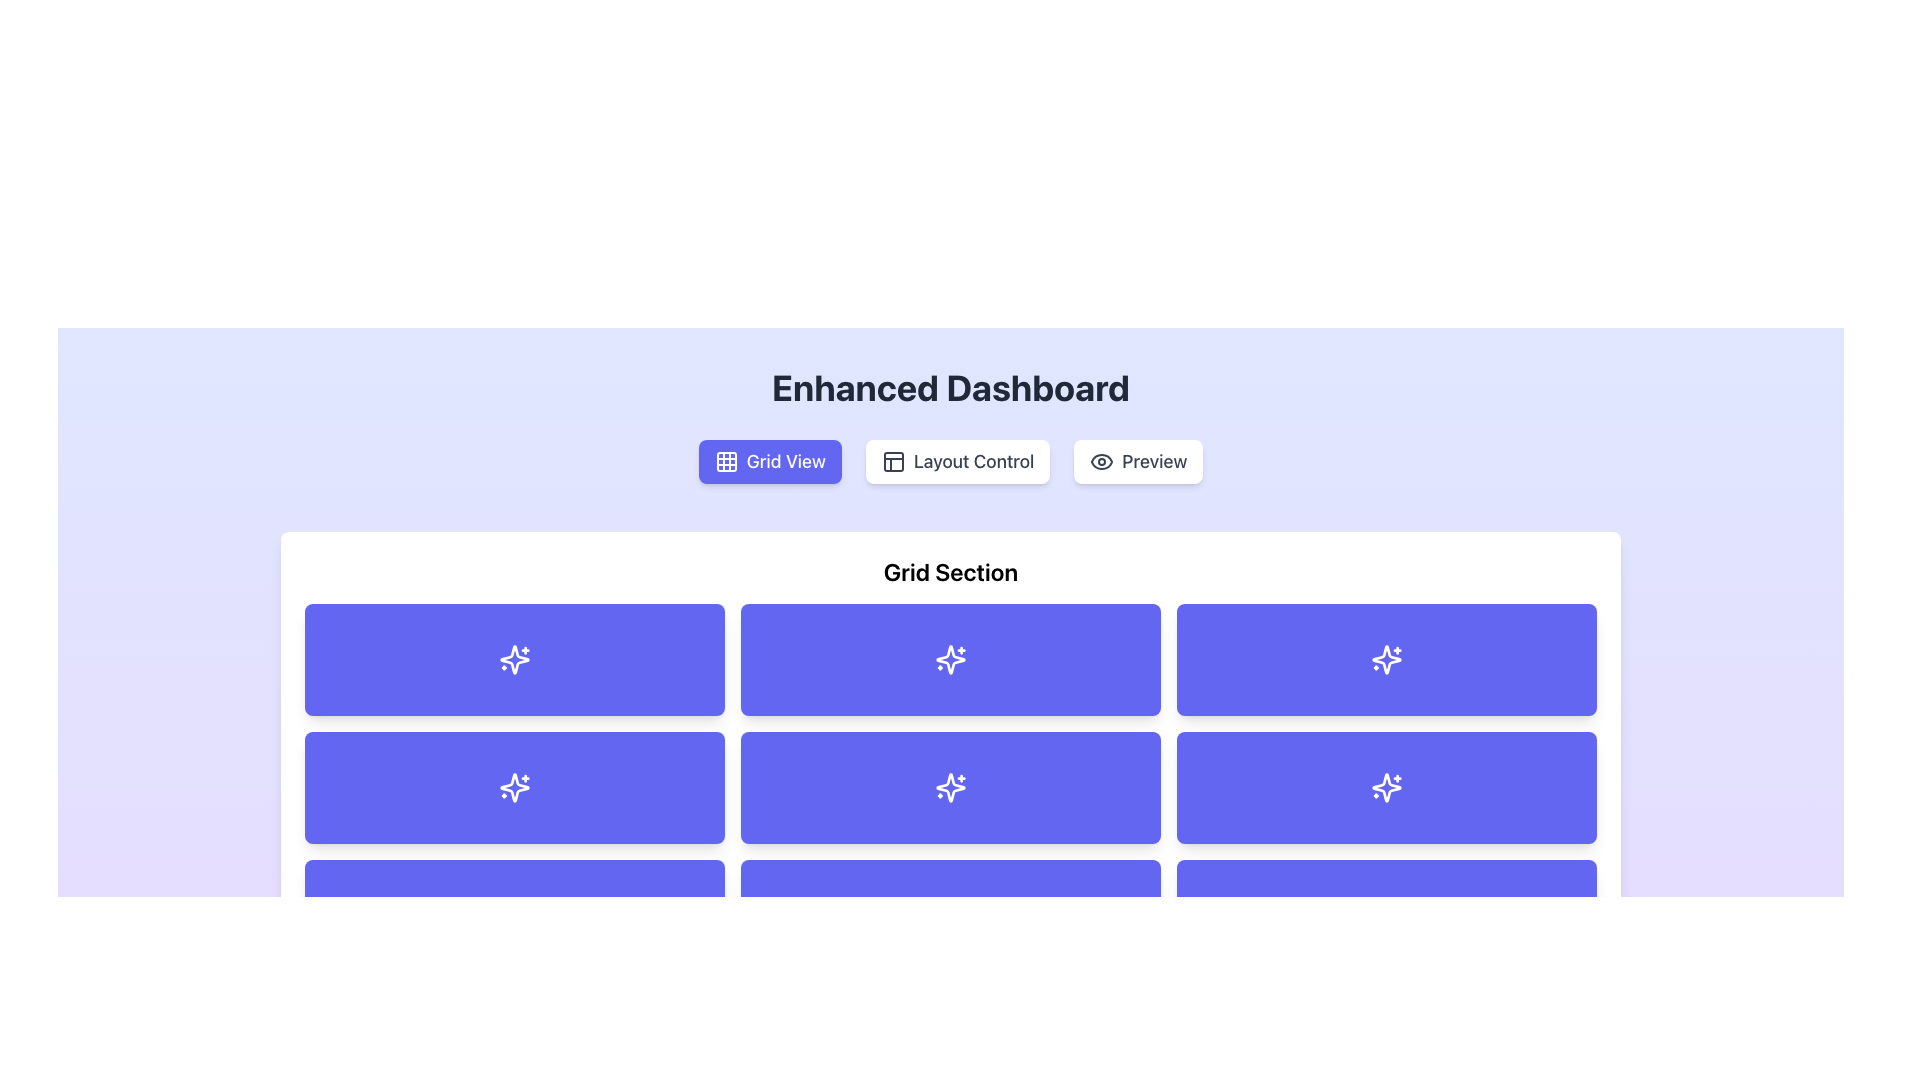 This screenshot has height=1080, width=1920. What do you see at coordinates (769, 462) in the screenshot?
I see `the leftmost button below the 'Enhanced Dashboard' header` at bounding box center [769, 462].